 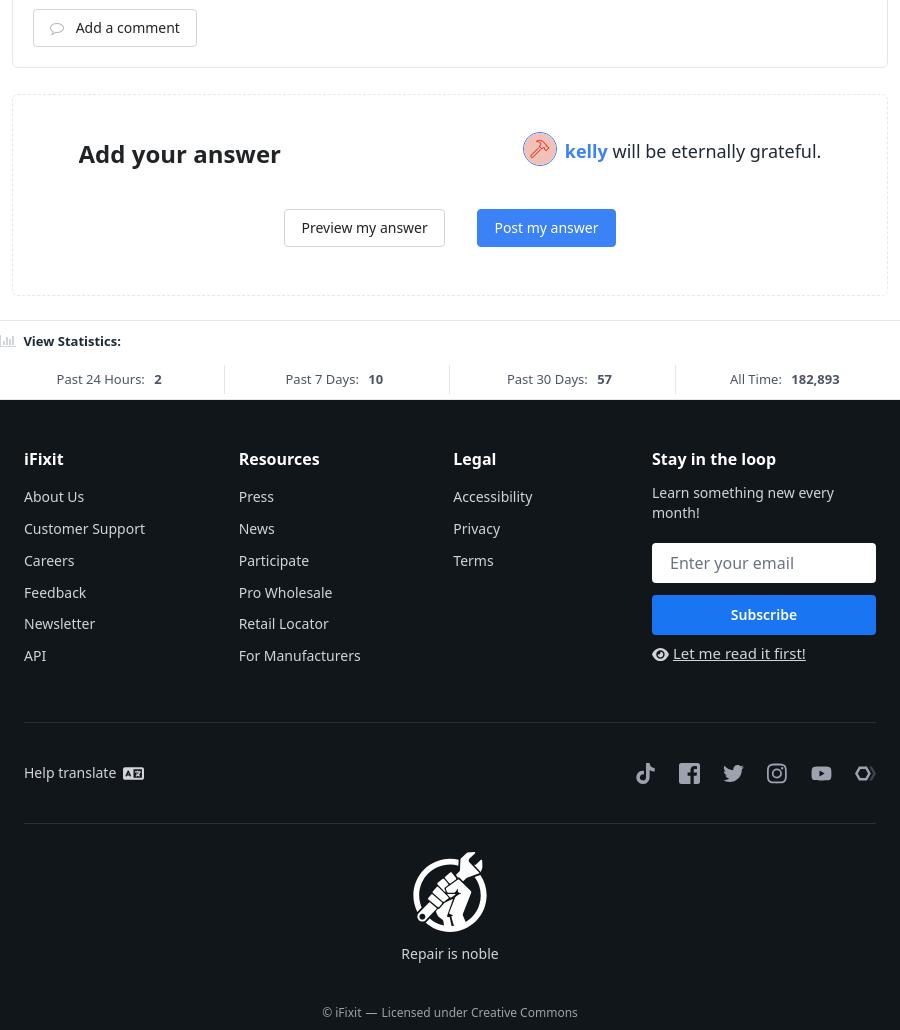 I want to click on 'Post my answer', so click(x=493, y=473).